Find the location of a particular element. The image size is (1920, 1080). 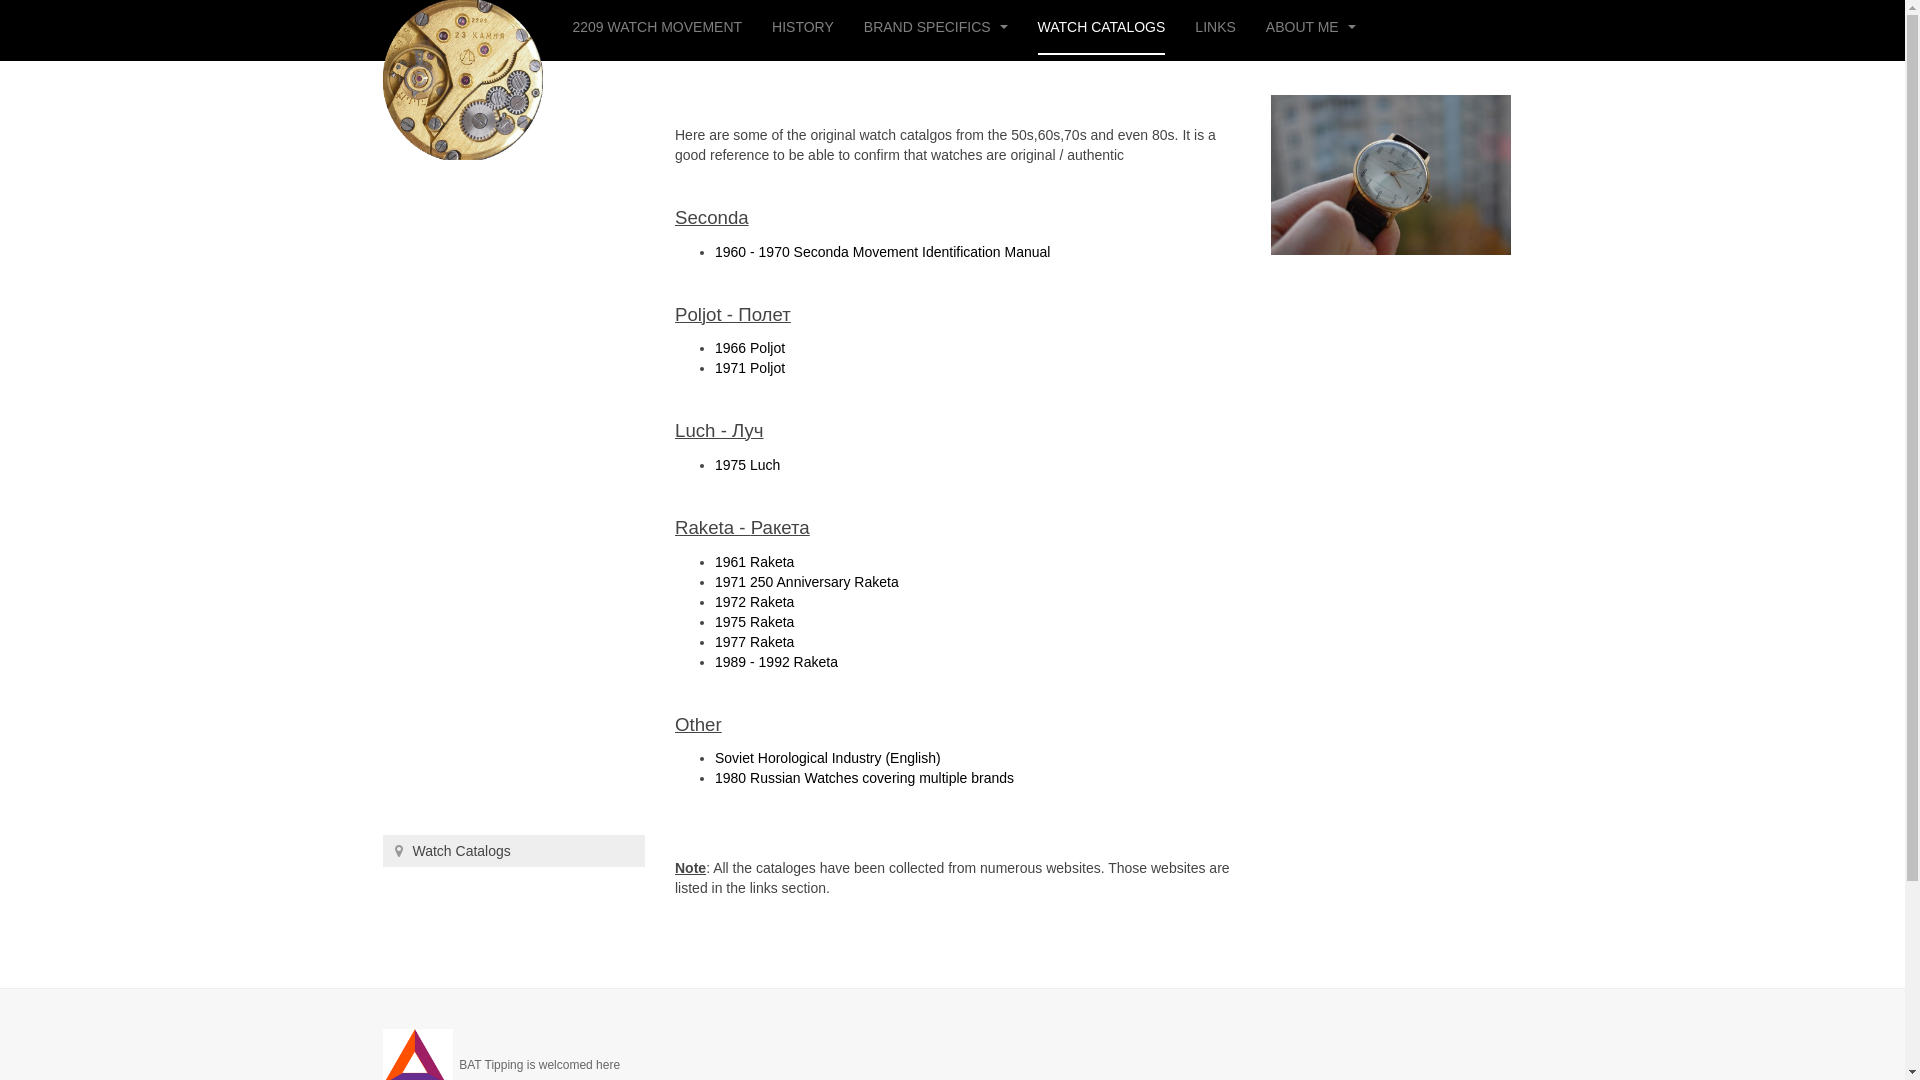

'1972 Raketa' is located at coordinates (753, 600).